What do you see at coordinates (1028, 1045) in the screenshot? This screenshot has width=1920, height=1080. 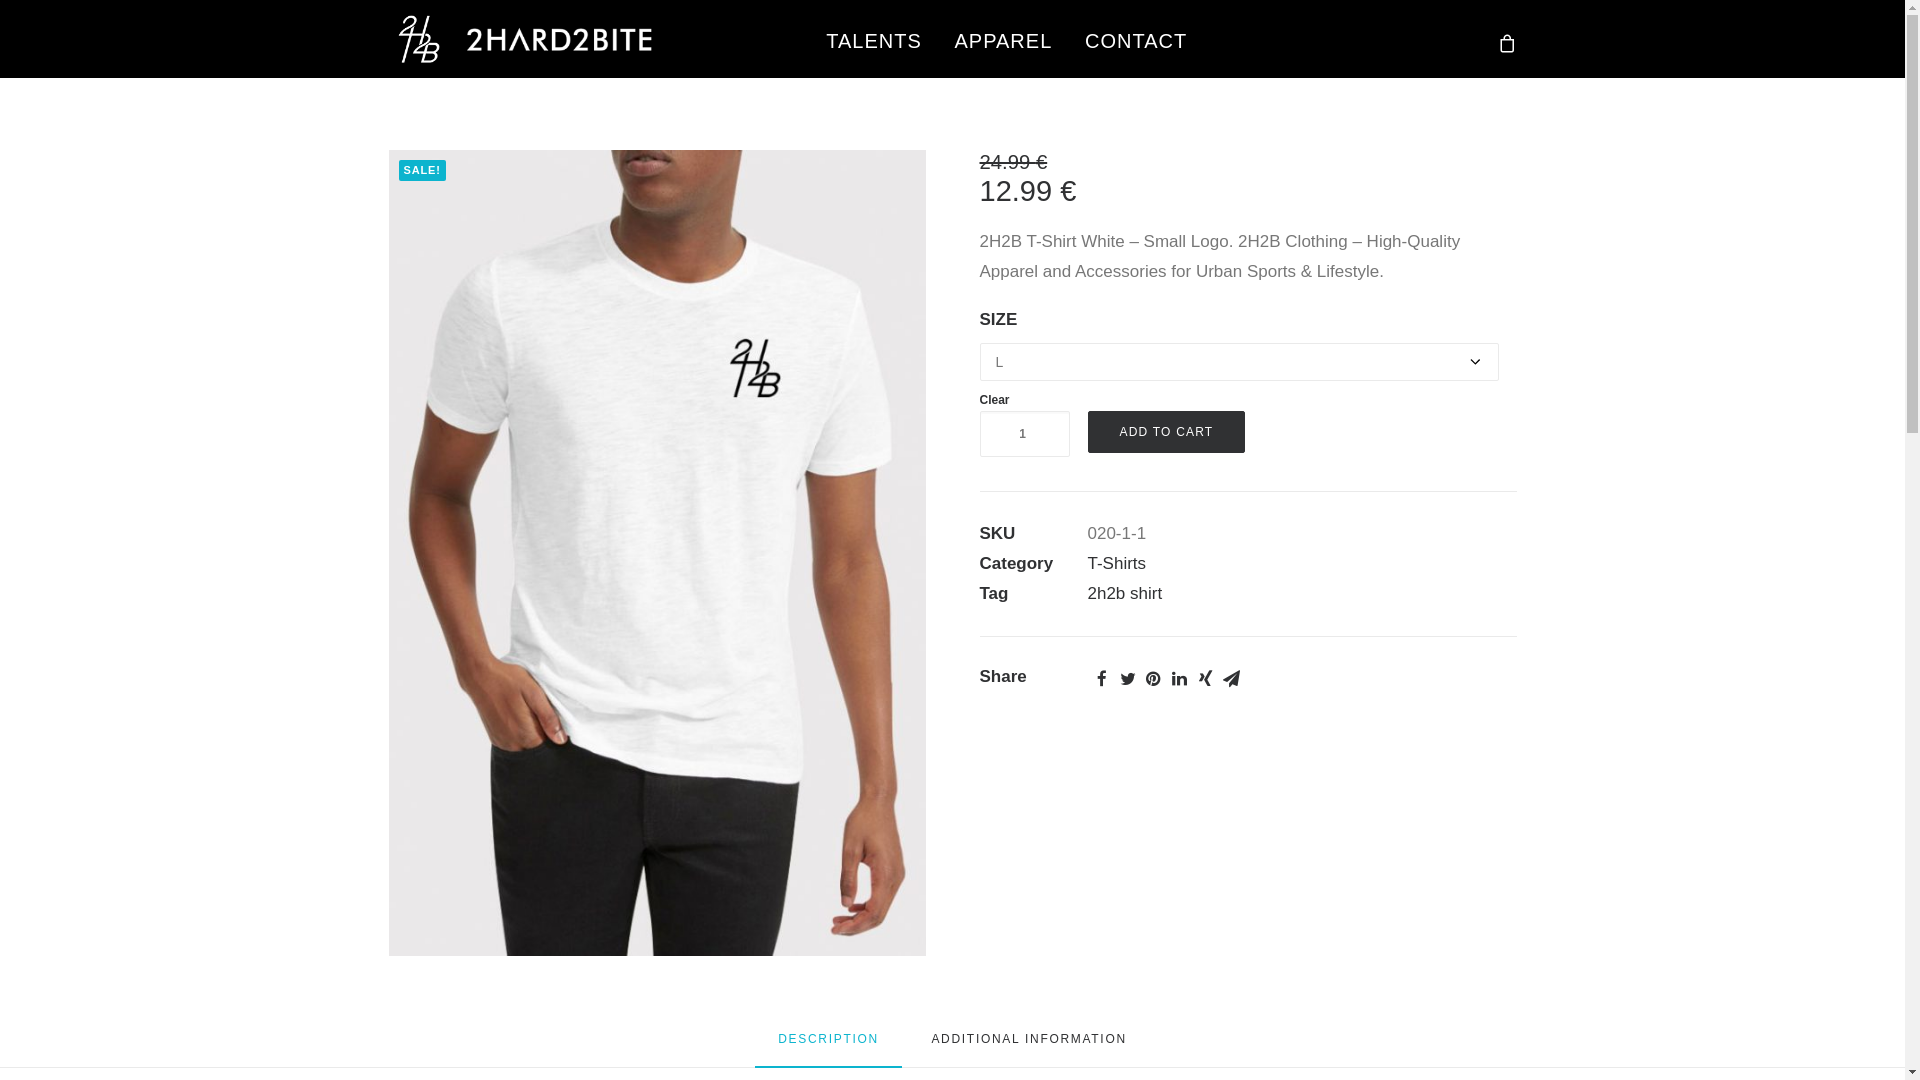 I see `'ADDITIONAL INFORMATION'` at bounding box center [1028, 1045].